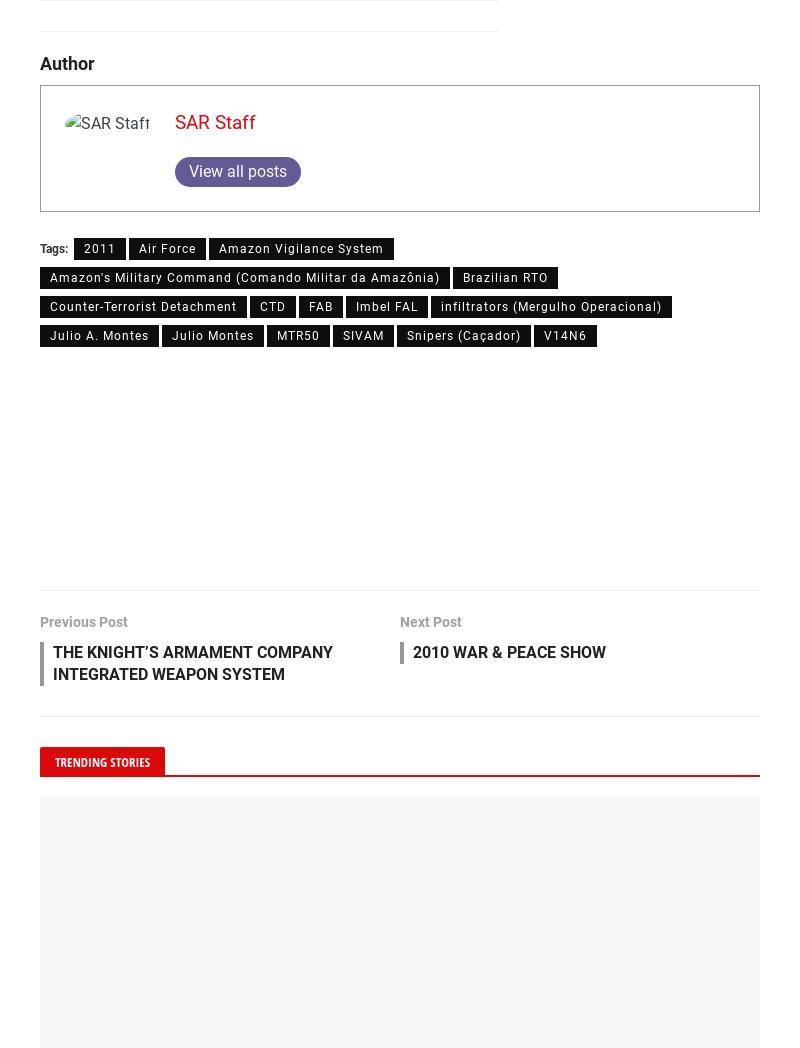 The height and width of the screenshot is (1048, 800). I want to click on 'Brazilian RTO', so click(504, 277).